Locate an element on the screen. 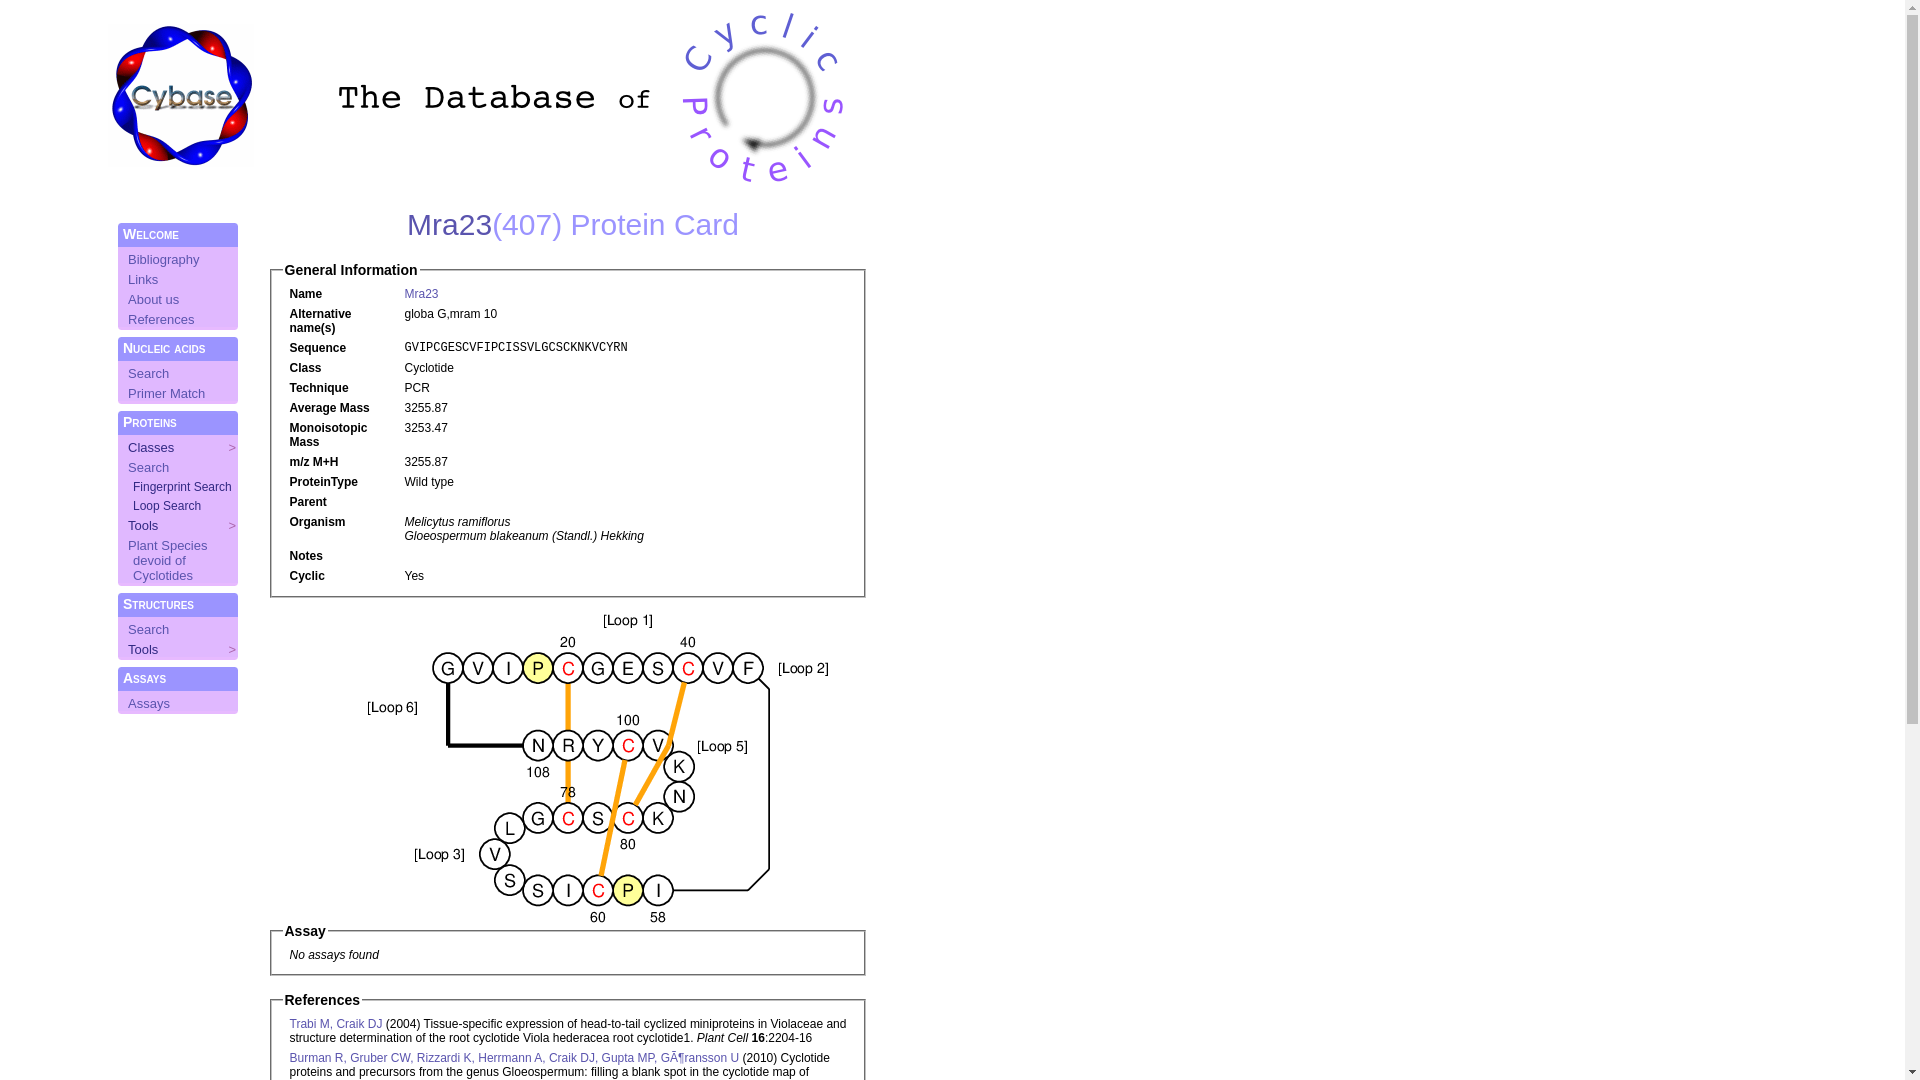 This screenshot has width=1920, height=1080. 'Links' is located at coordinates (142, 279).